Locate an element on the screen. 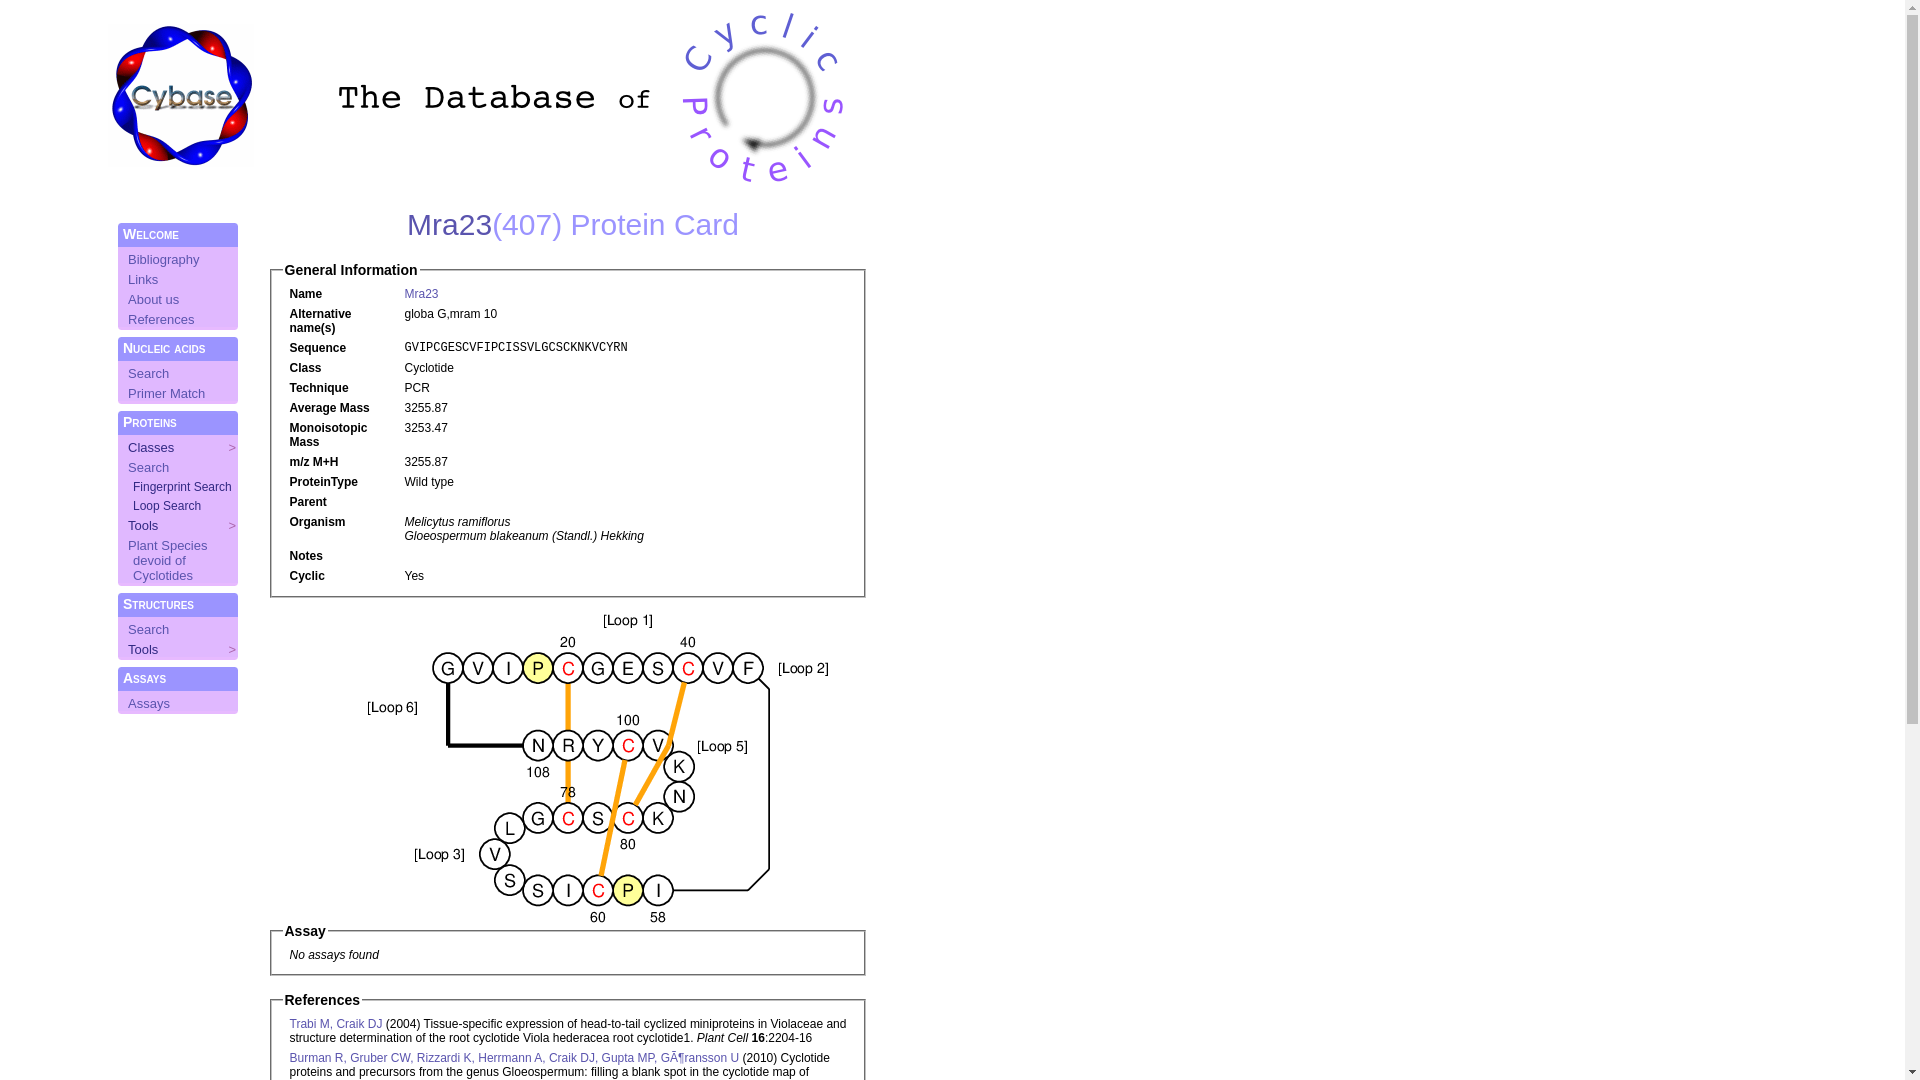 This screenshot has width=1920, height=1080. 'Links' is located at coordinates (142, 279).